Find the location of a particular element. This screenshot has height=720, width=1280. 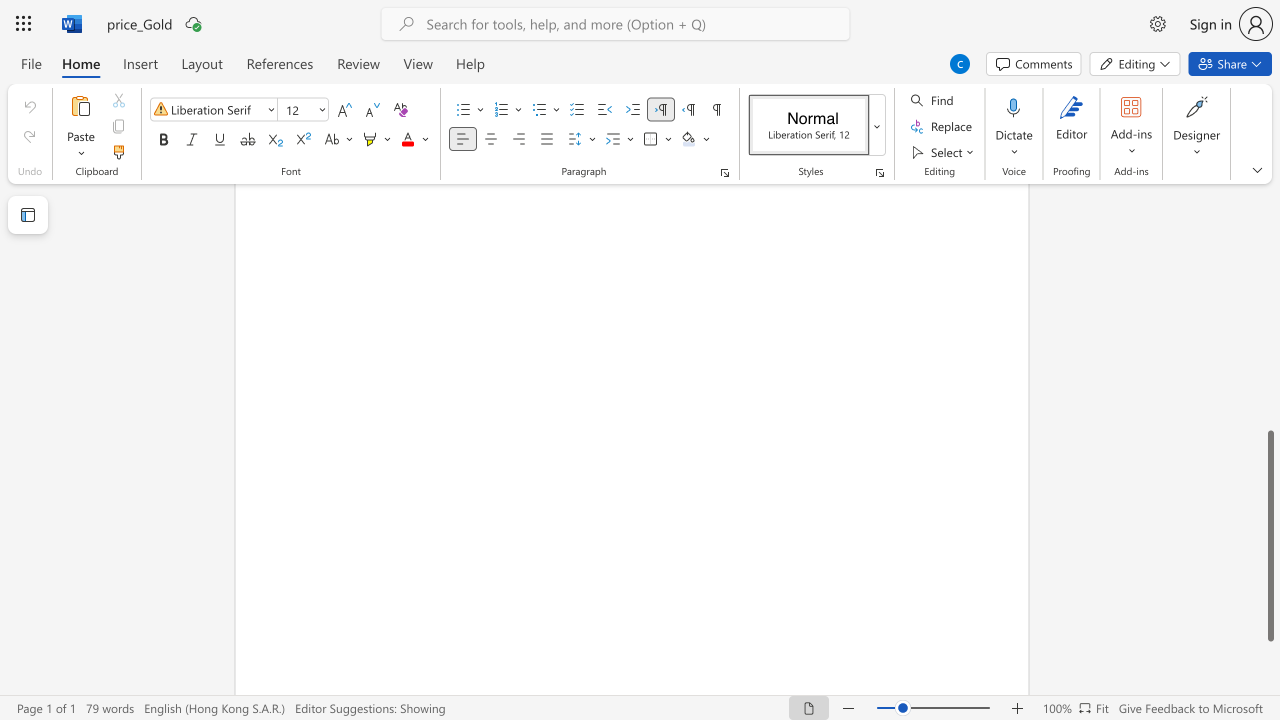

the scrollbar is located at coordinates (1269, 228).